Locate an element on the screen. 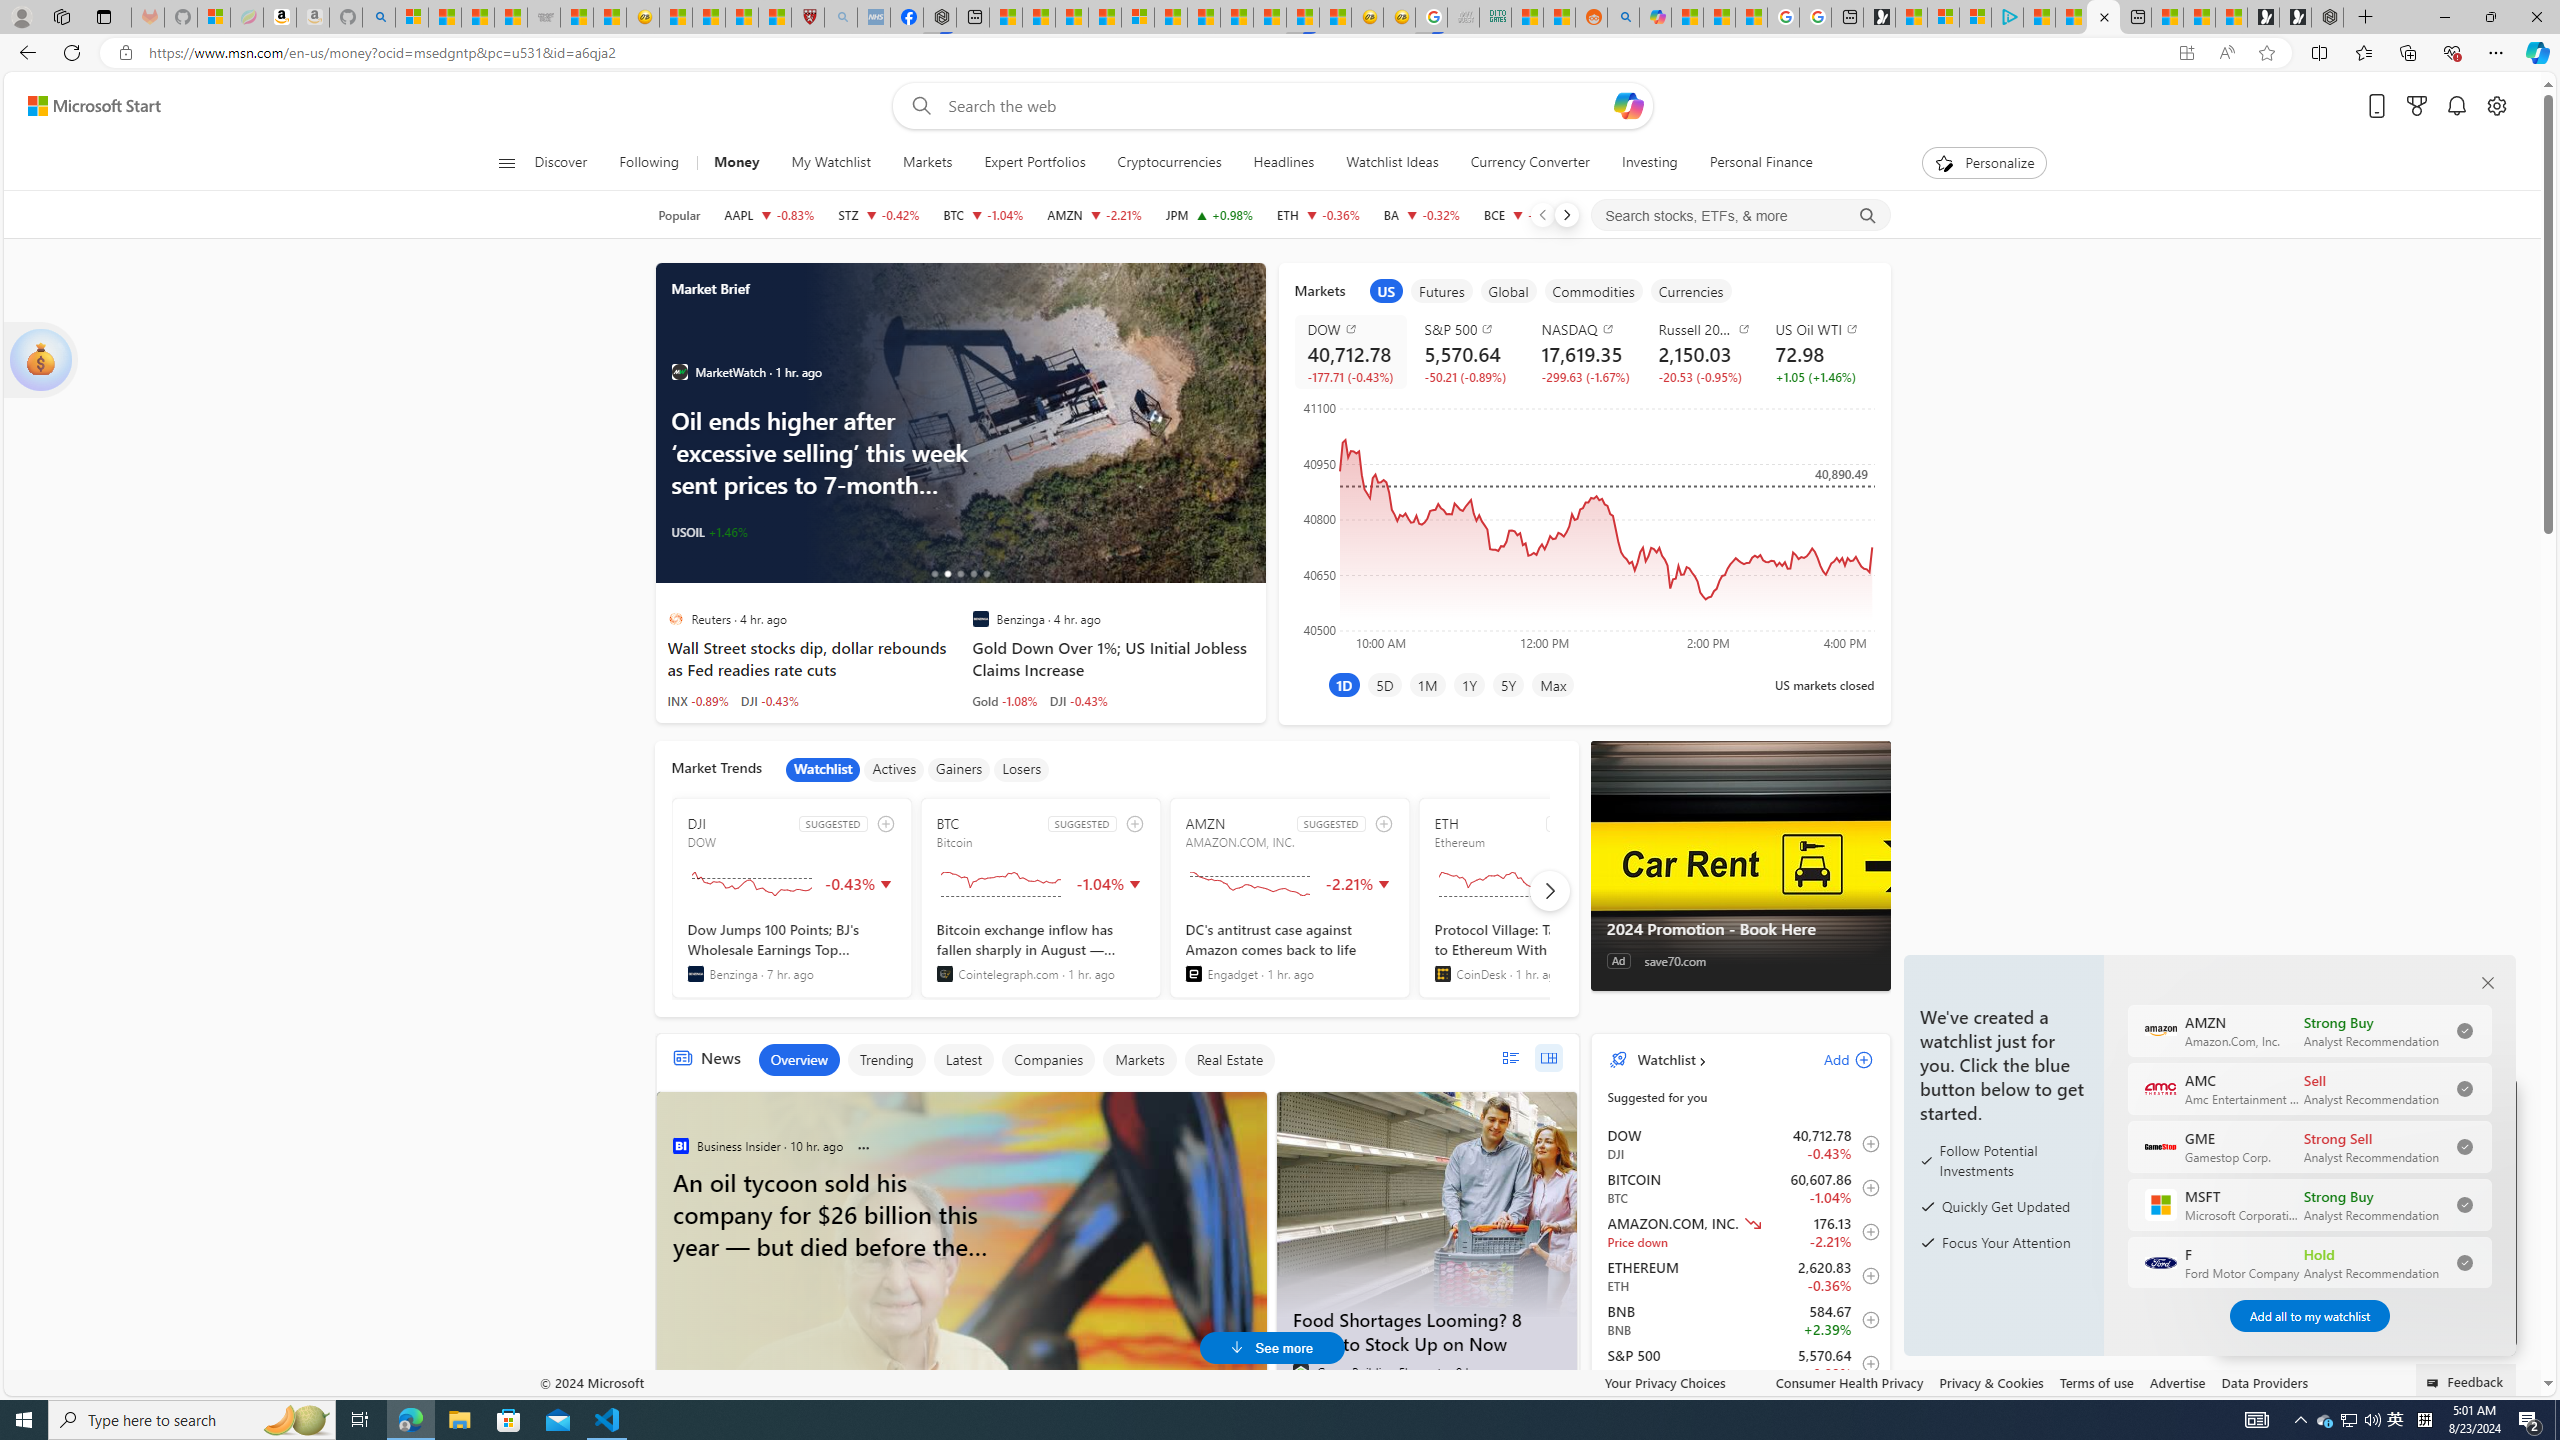 This screenshot has height=1440, width=2560. 'Business Insider' is located at coordinates (678, 1145).